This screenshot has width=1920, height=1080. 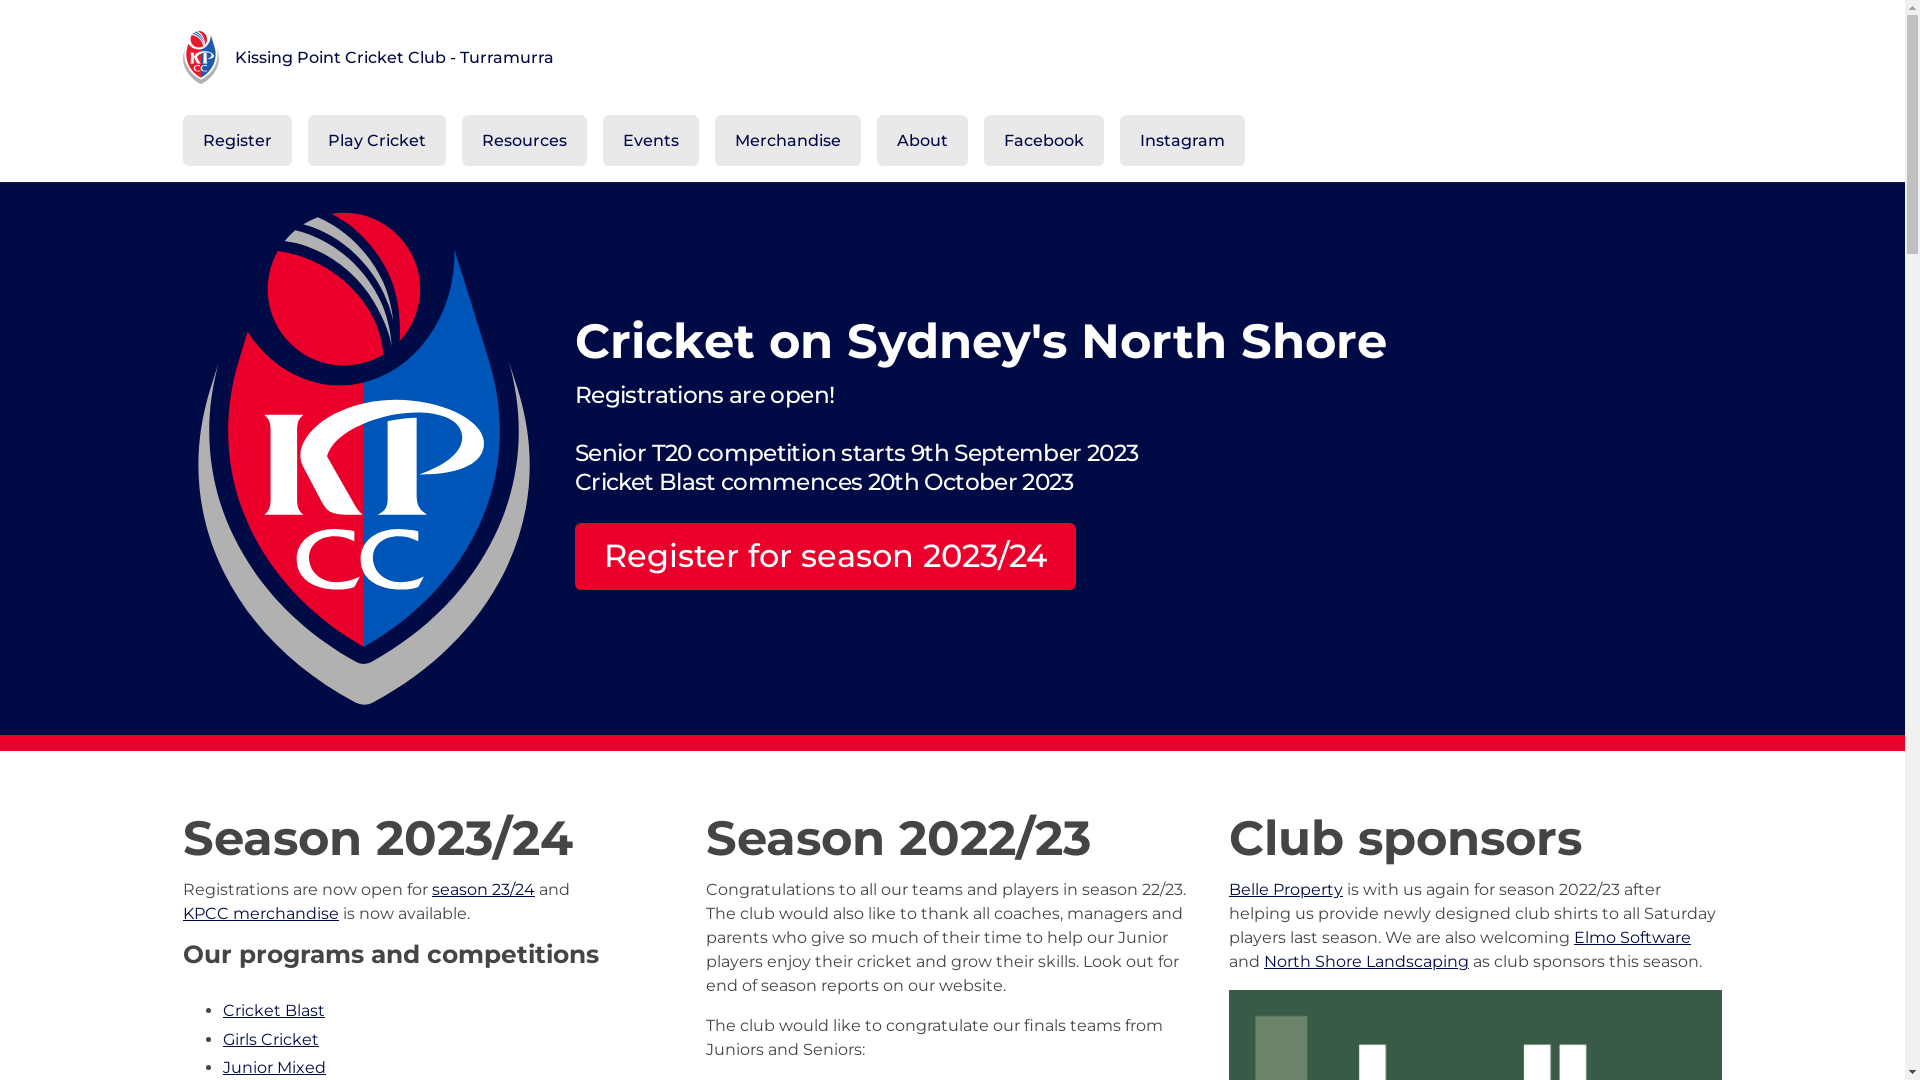 I want to click on 'Girls Cricket', so click(x=268, y=1037).